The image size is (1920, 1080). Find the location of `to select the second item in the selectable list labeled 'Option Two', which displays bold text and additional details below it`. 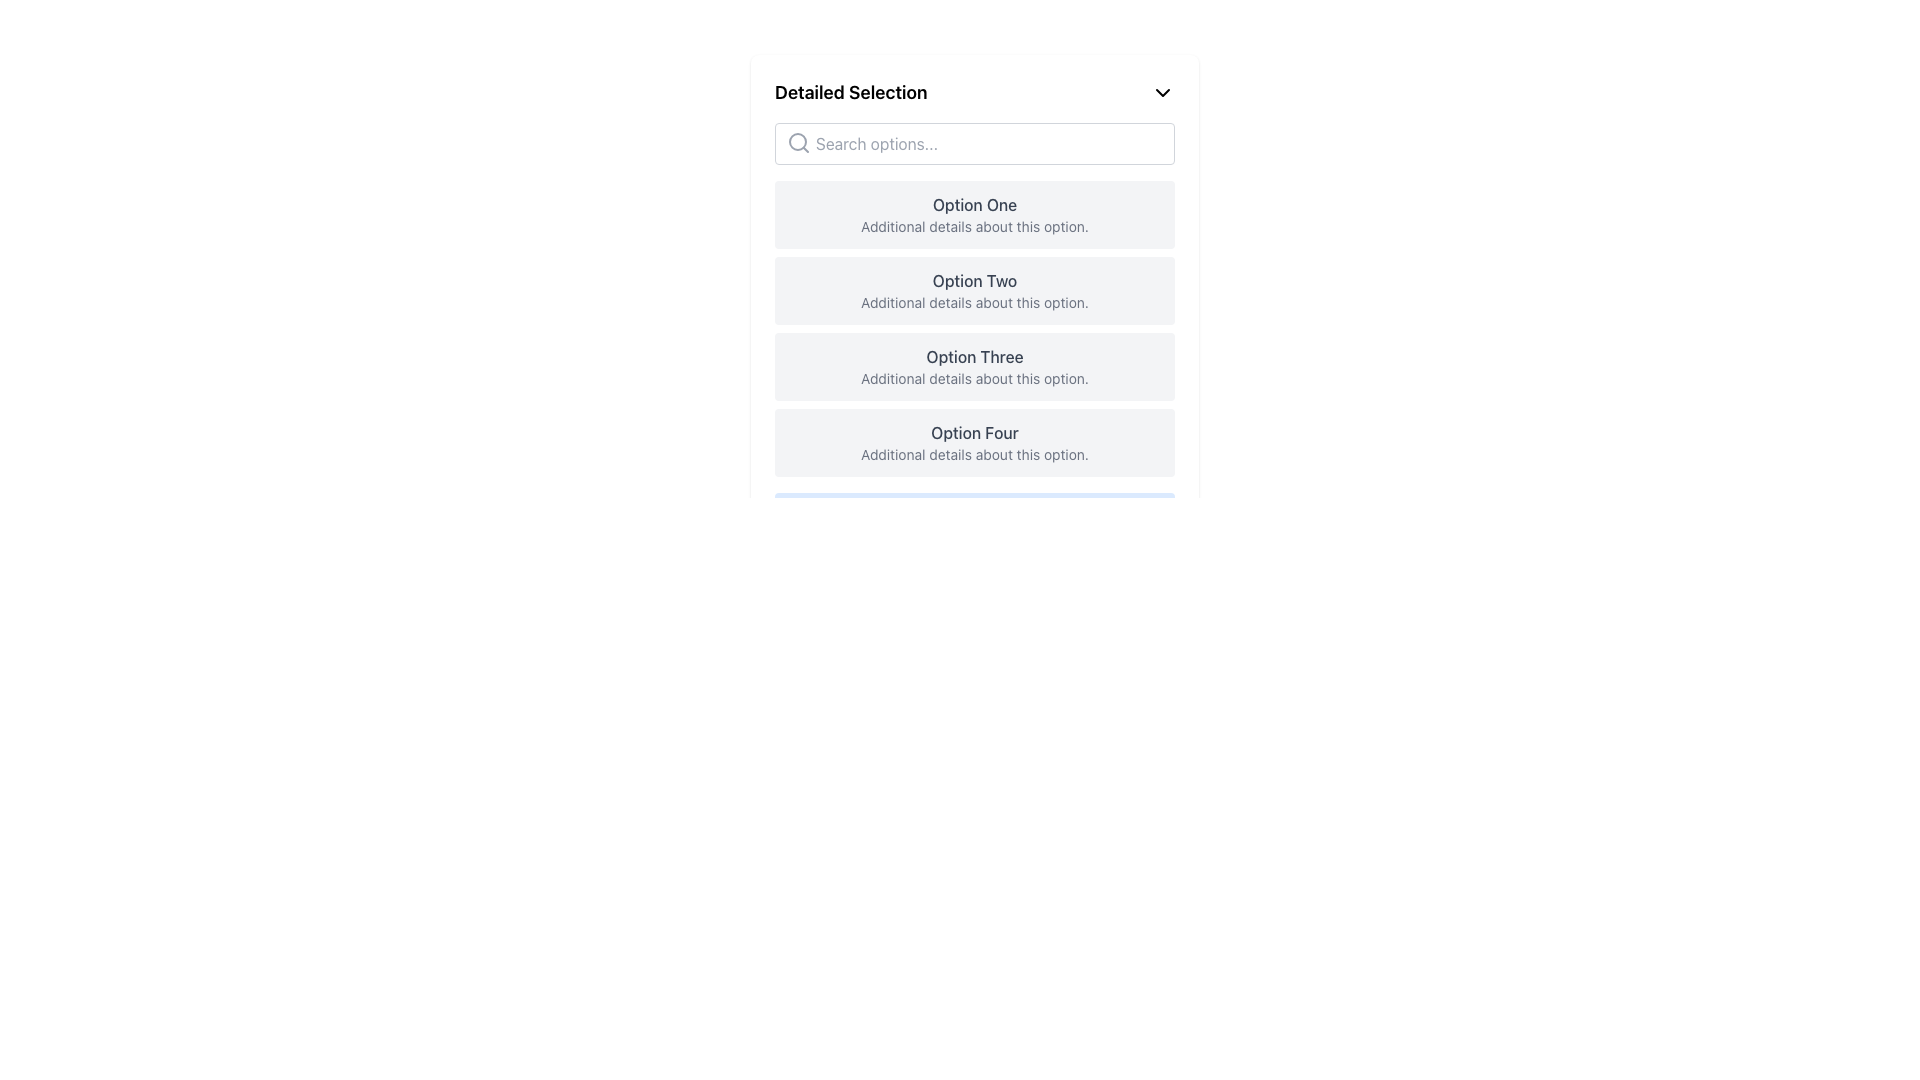

to select the second item in the selectable list labeled 'Option Two', which displays bold text and additional details below it is located at coordinates (974, 290).